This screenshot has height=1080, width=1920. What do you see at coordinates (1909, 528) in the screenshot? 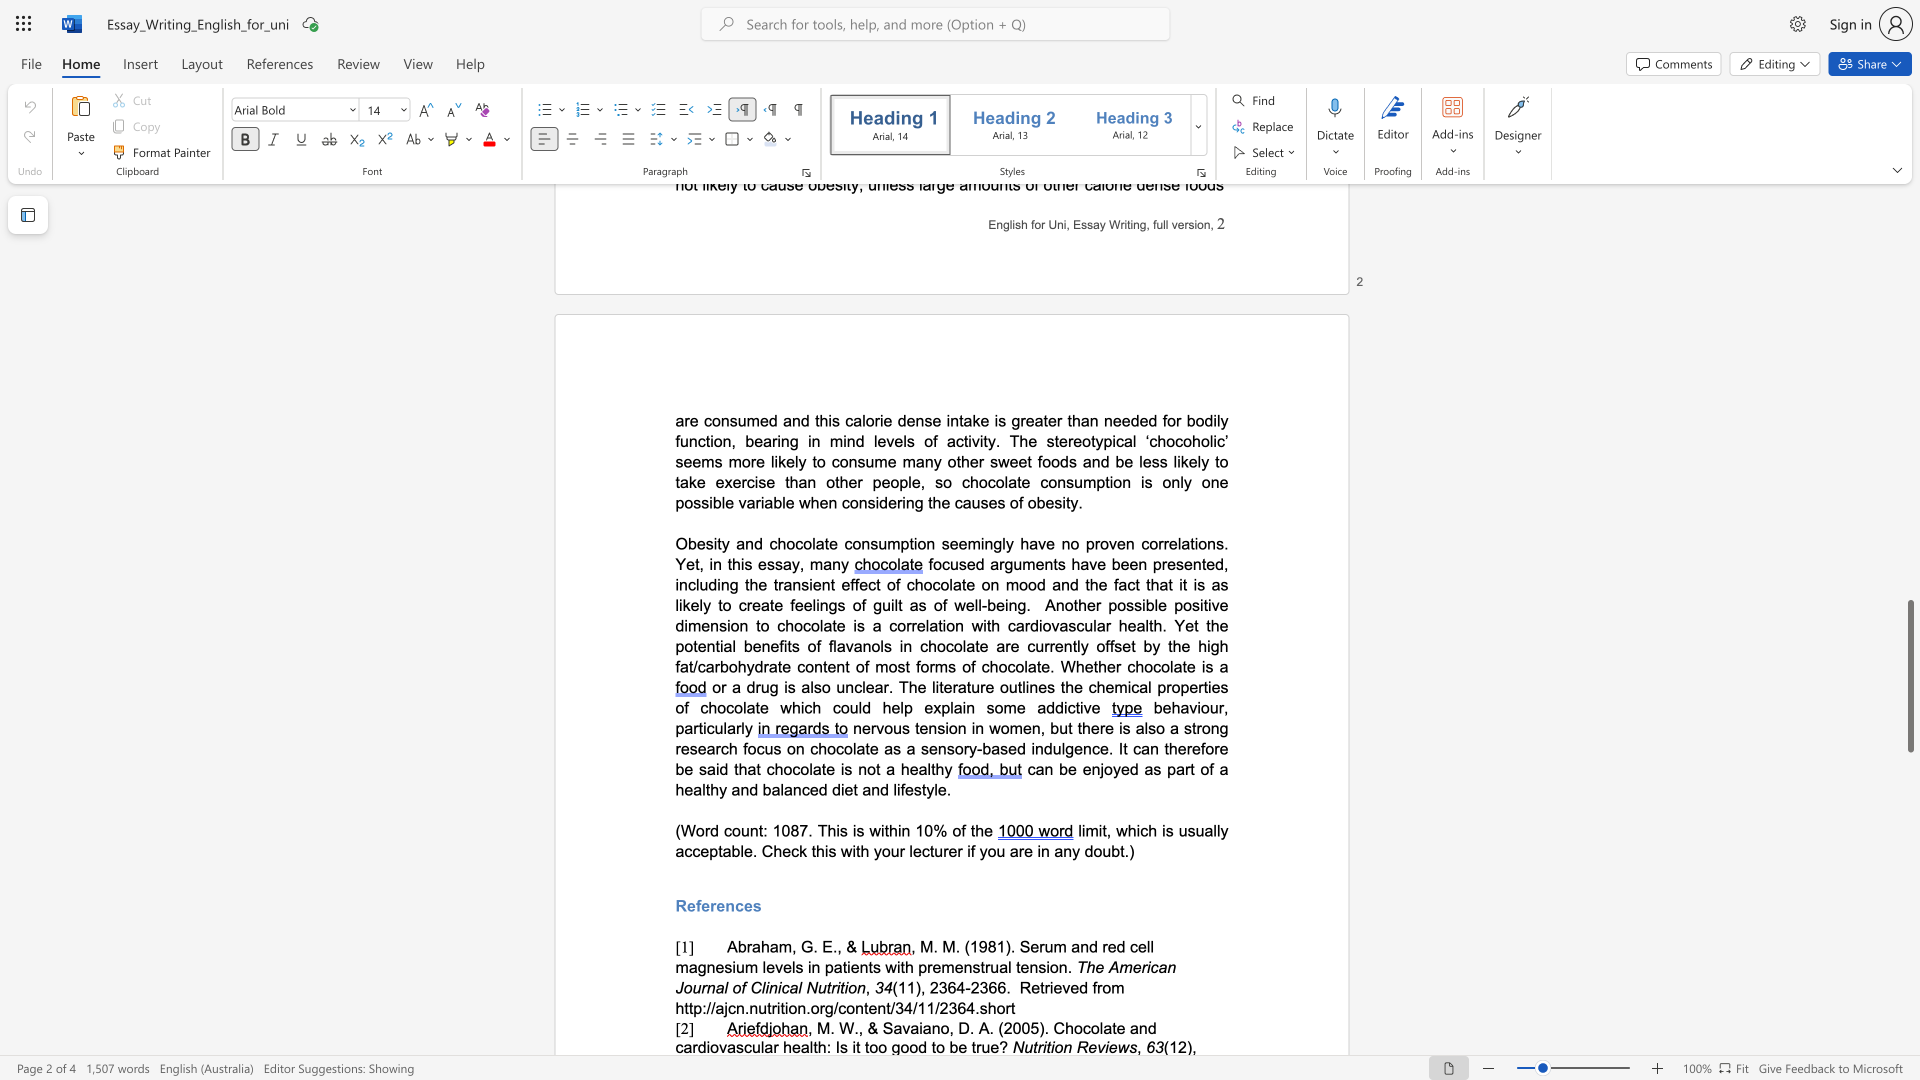
I see `the scrollbar to scroll the page up` at bounding box center [1909, 528].